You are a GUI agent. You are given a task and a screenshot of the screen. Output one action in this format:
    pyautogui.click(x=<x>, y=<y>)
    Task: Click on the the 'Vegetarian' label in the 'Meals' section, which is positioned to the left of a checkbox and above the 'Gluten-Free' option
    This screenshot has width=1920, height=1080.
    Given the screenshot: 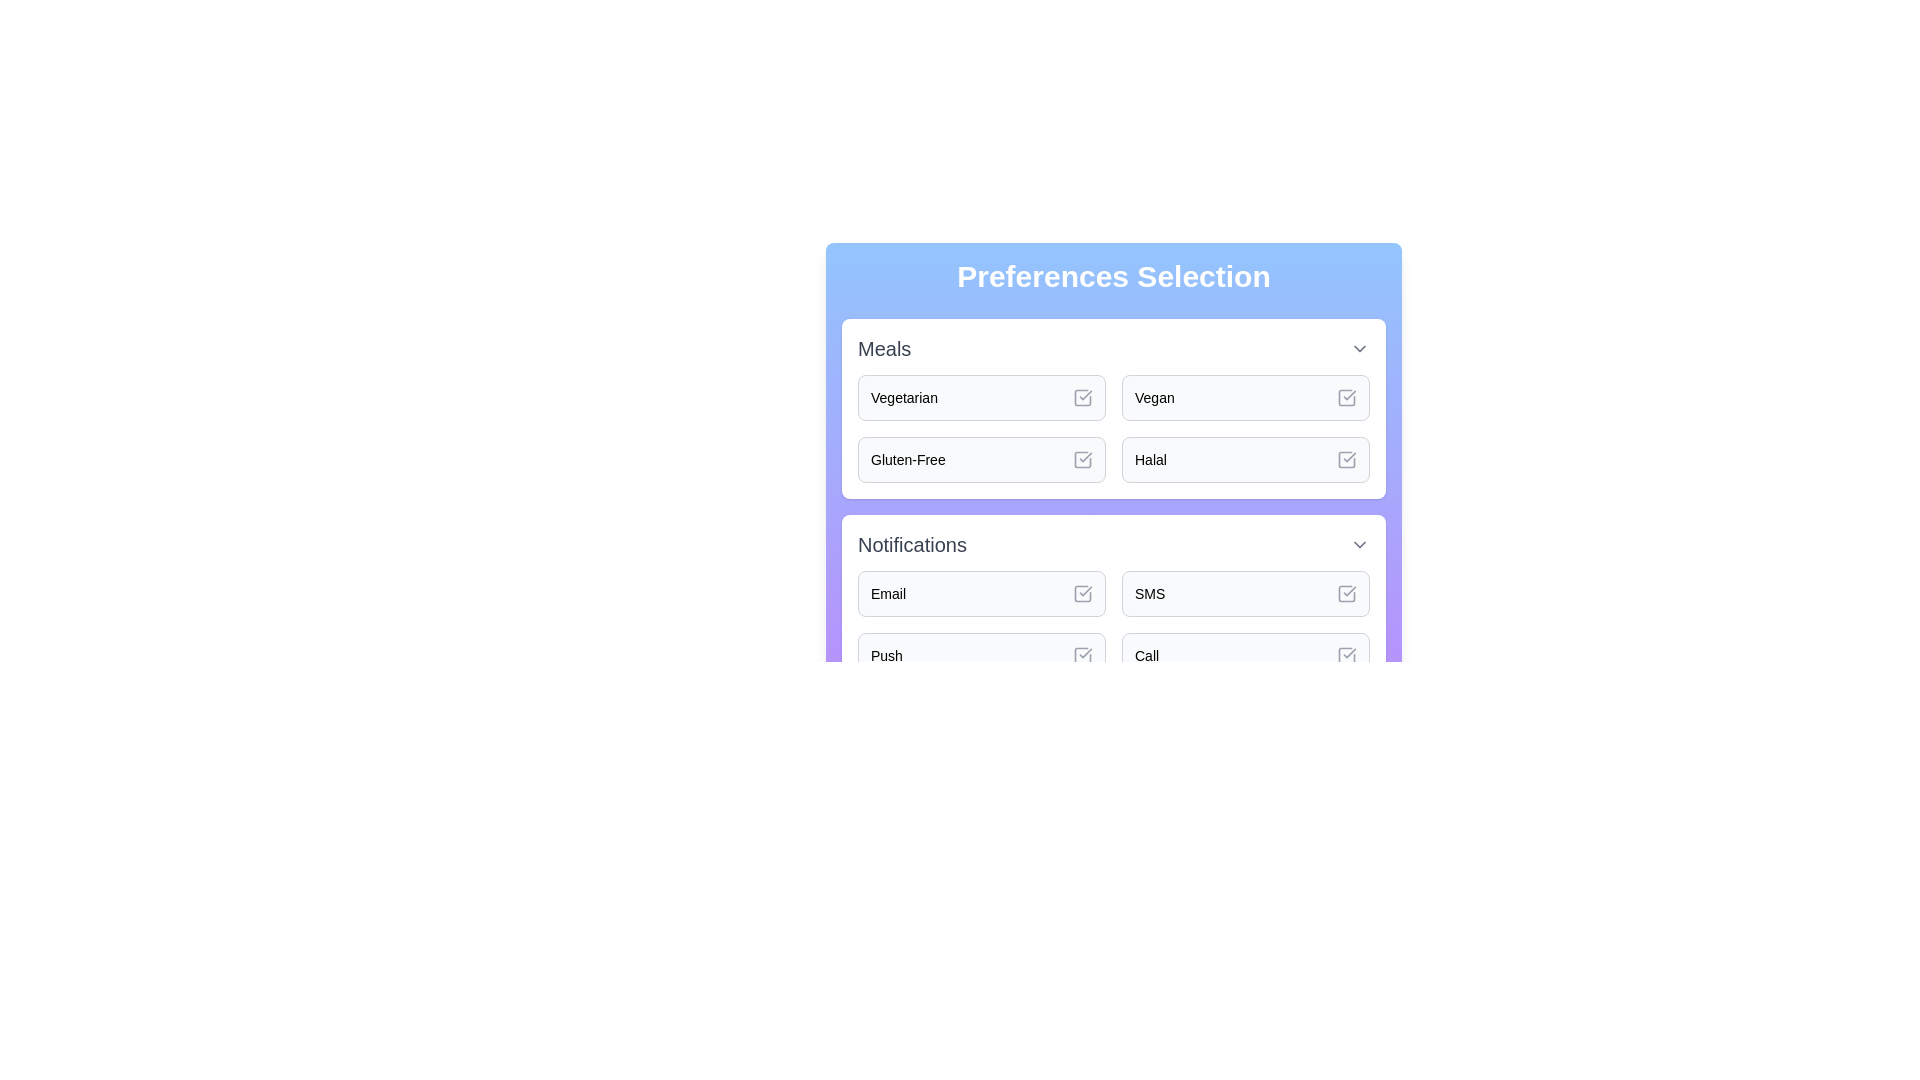 What is the action you would take?
    pyautogui.click(x=903, y=397)
    